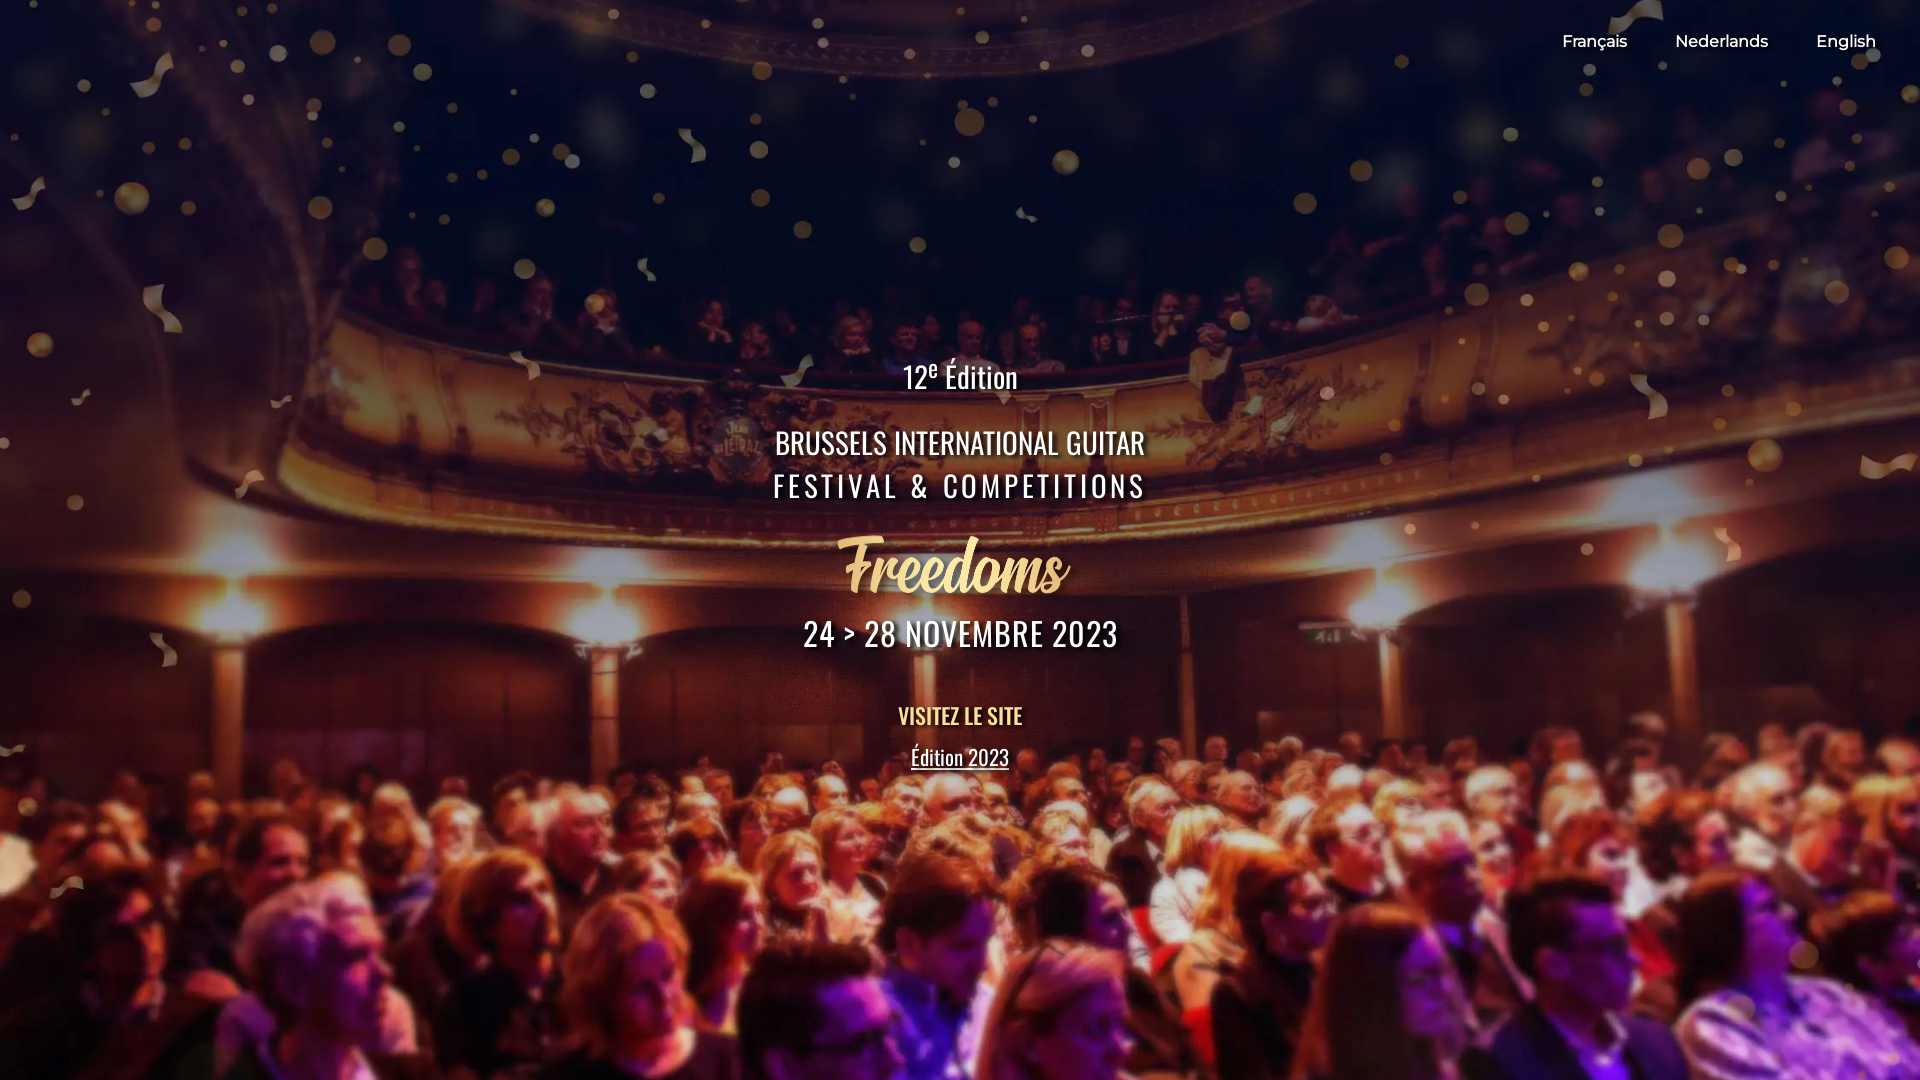 The width and height of the screenshot is (1920, 1080). I want to click on 'English', so click(1815, 41).